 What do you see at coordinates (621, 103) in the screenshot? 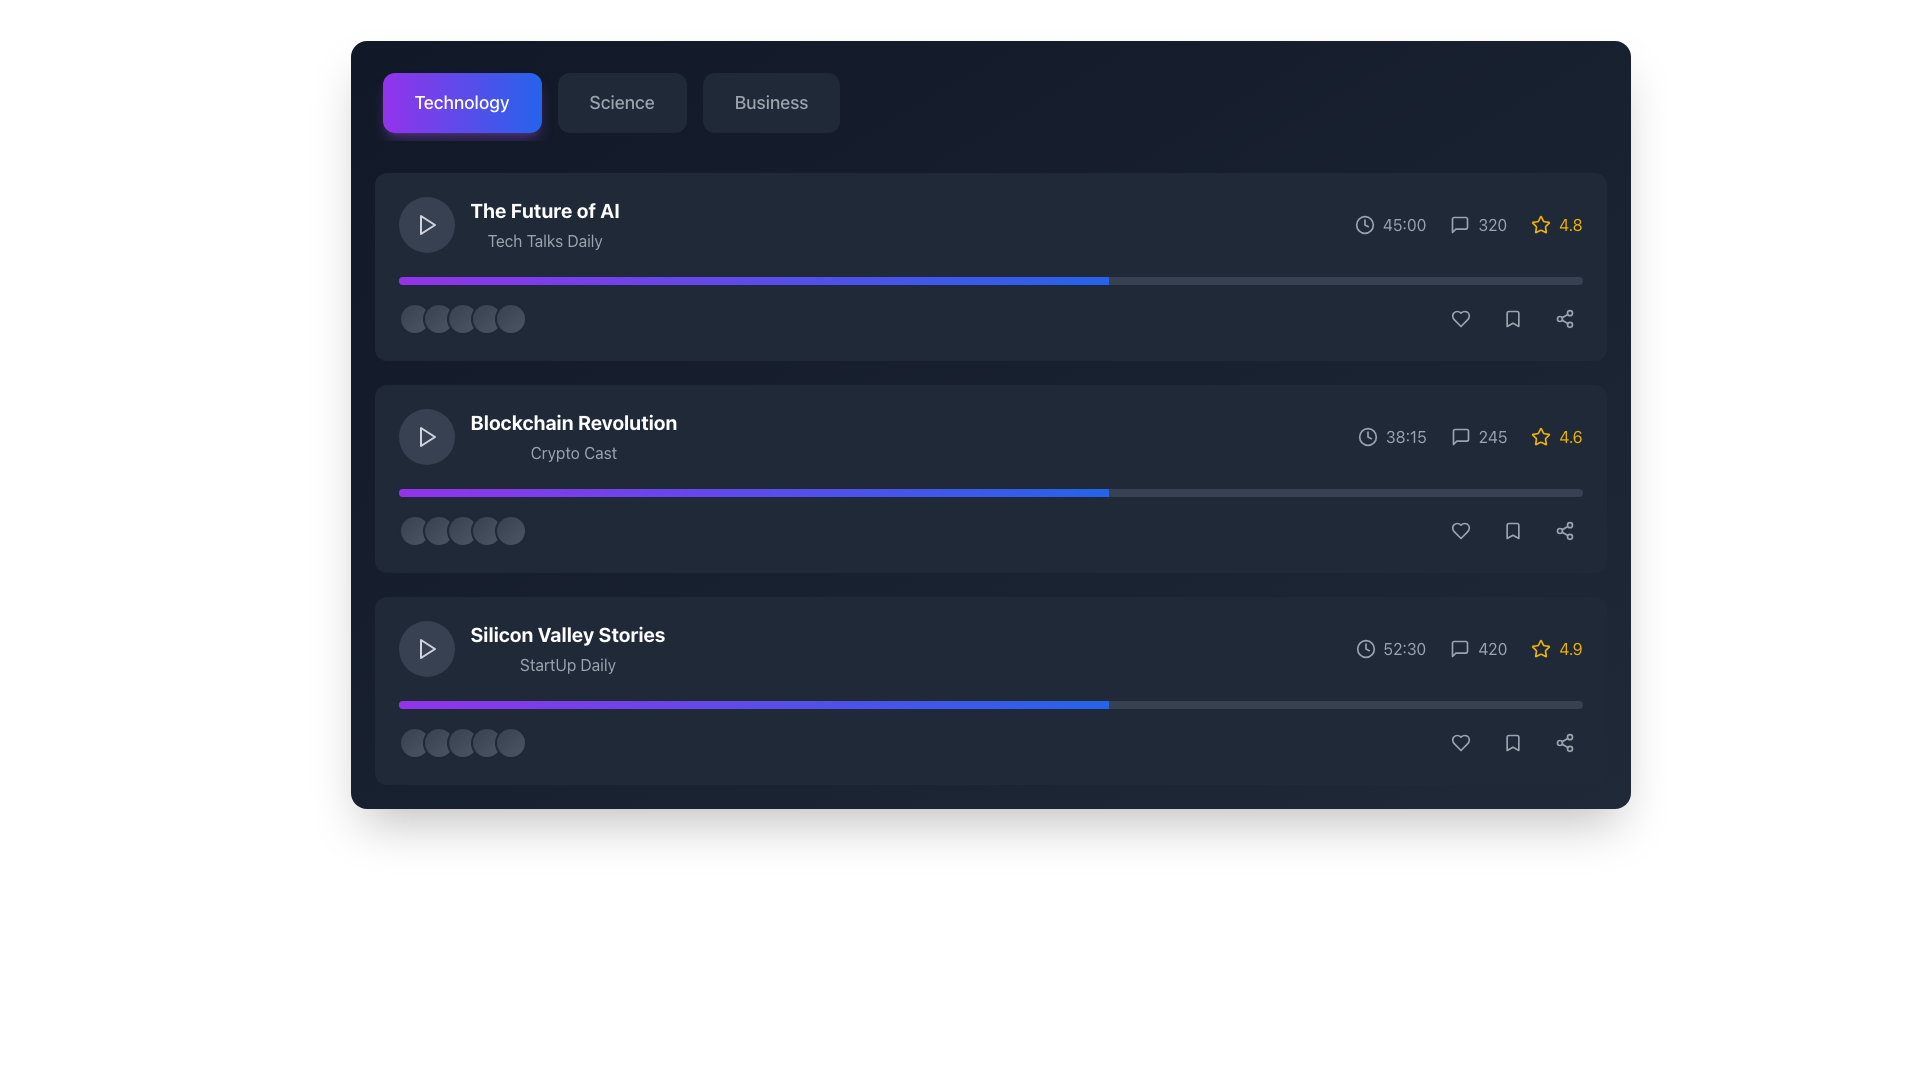
I see `the 'Science' navigation item, which filters or displays related content, located centrally among the navigation items at the top of the interface` at bounding box center [621, 103].